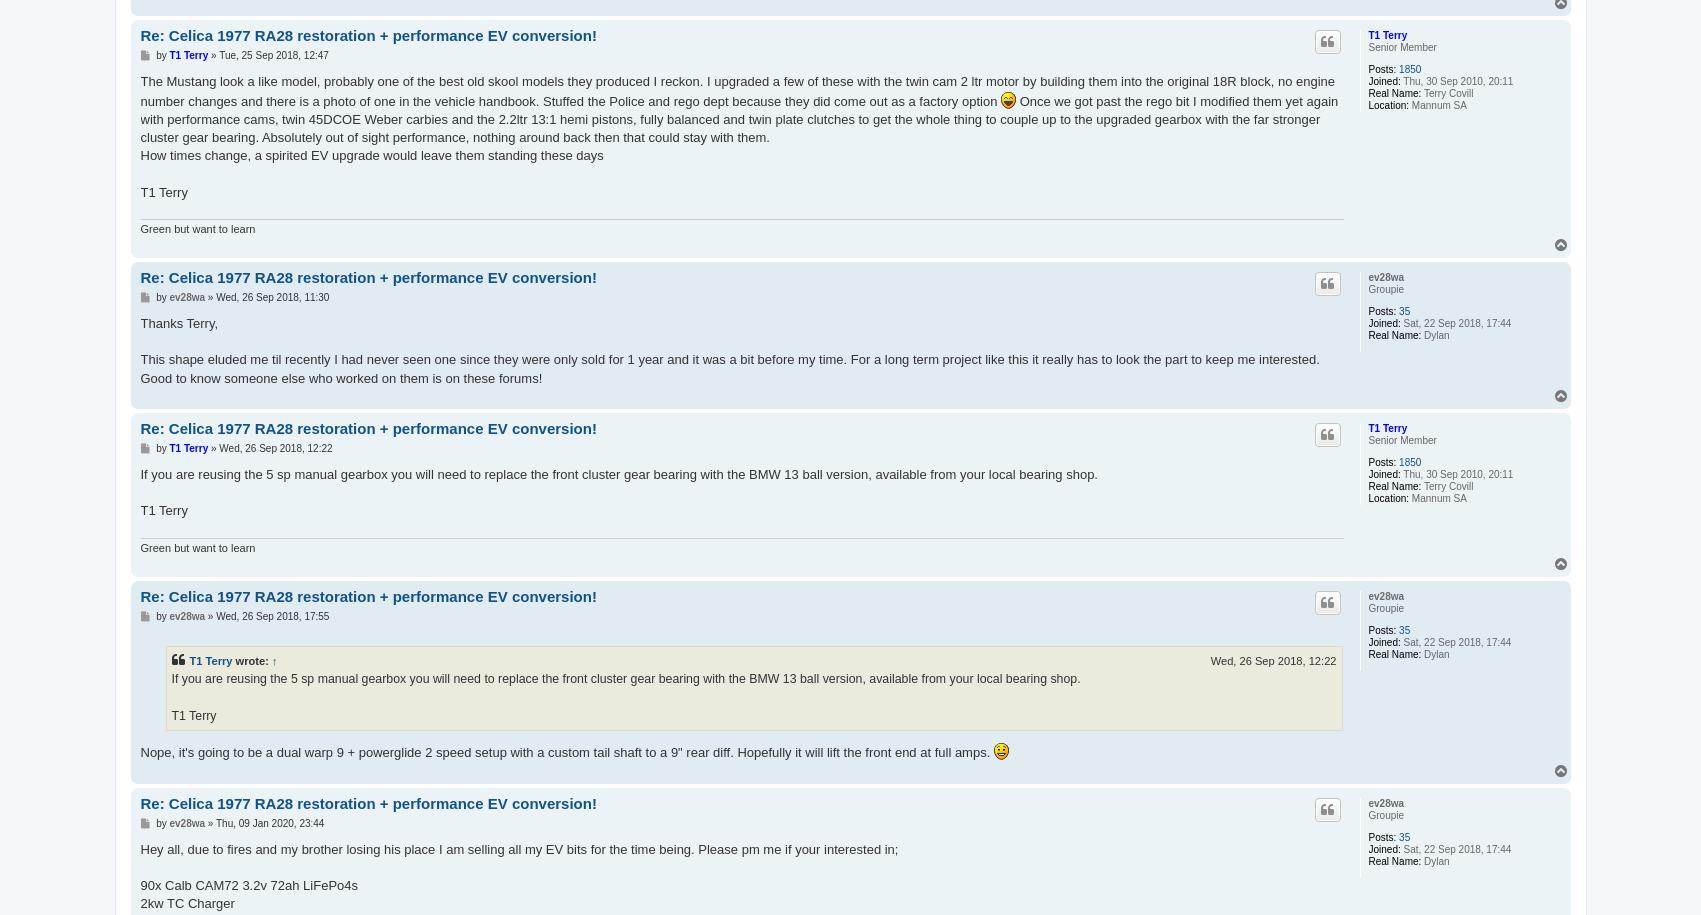  What do you see at coordinates (566, 752) in the screenshot?
I see `'Nope, it's going to be a dual warp 9 + powerglide 2 speed setup with a custom tail shaft to a 9" rear diff. Hopefully it will lift the front end at full amps.'` at bounding box center [566, 752].